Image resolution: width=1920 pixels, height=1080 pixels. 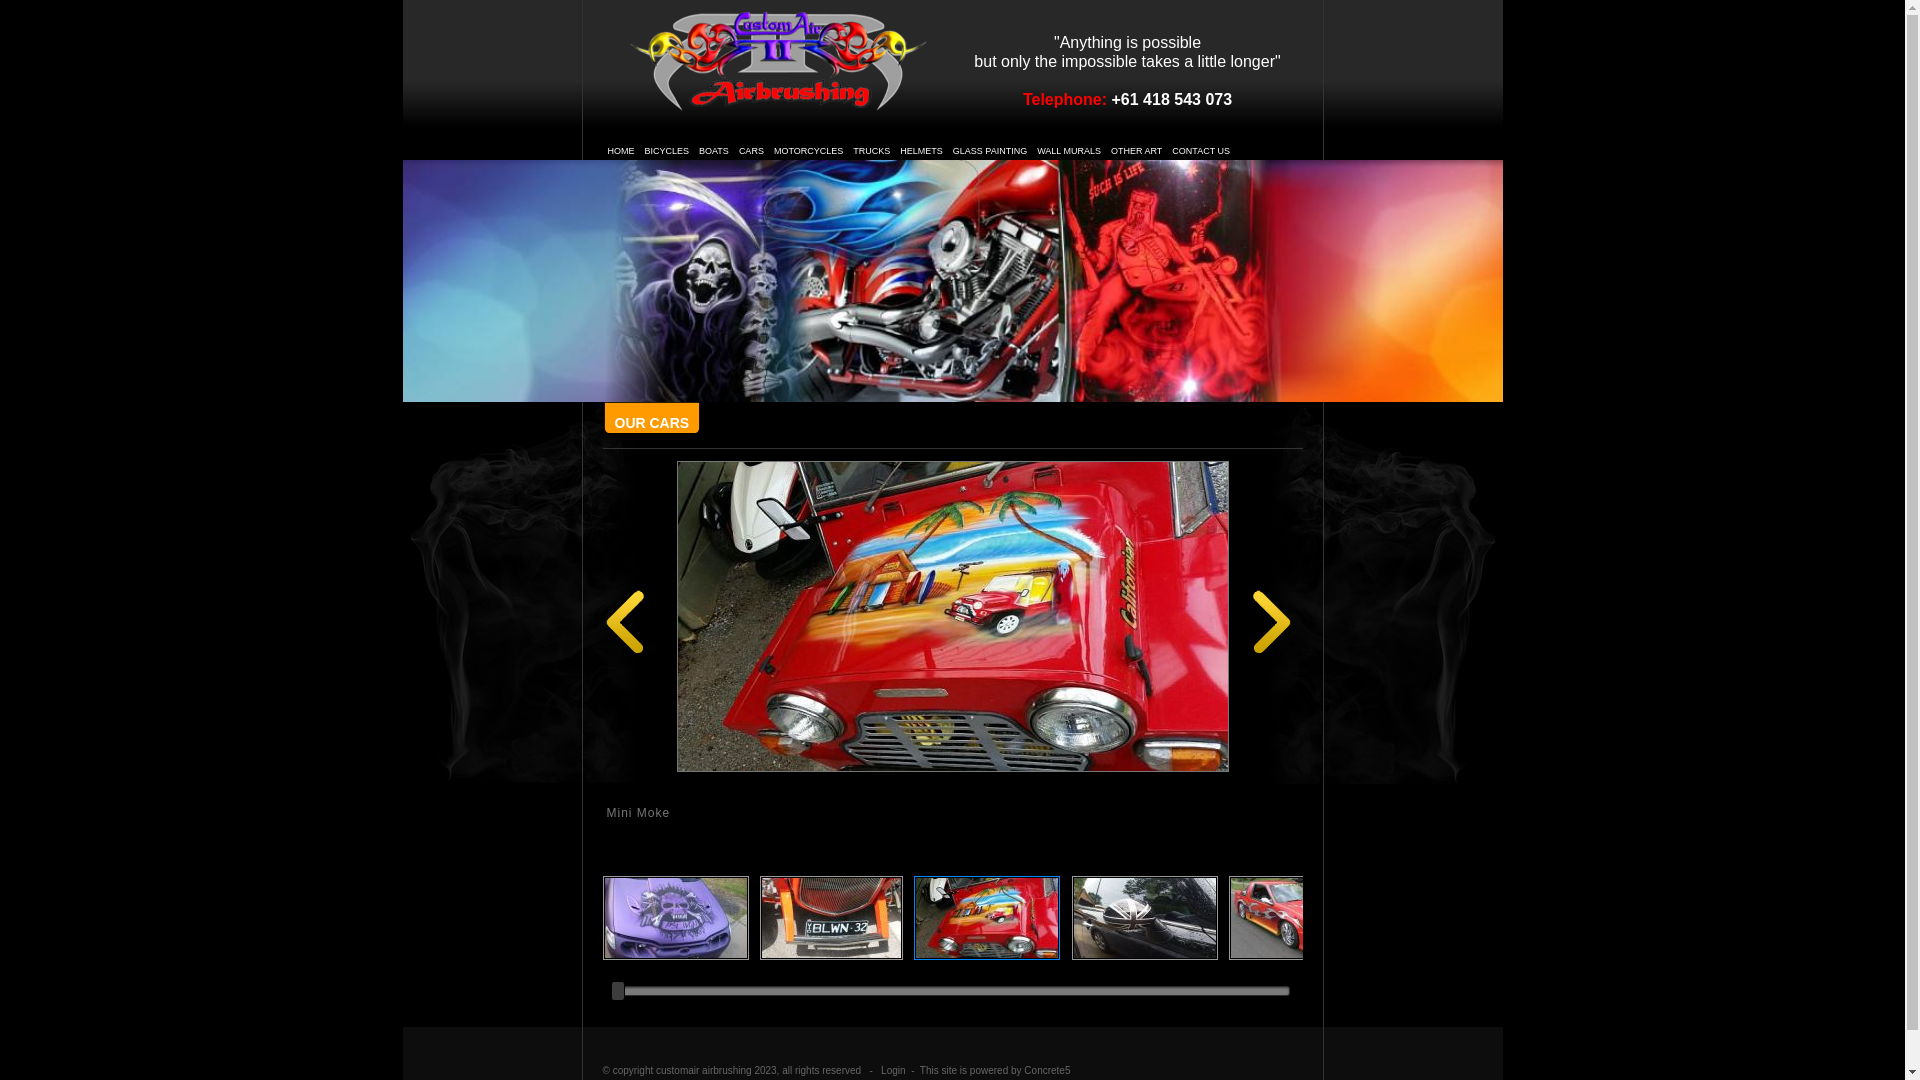 I want to click on 'CARS', so click(x=750, y=149).